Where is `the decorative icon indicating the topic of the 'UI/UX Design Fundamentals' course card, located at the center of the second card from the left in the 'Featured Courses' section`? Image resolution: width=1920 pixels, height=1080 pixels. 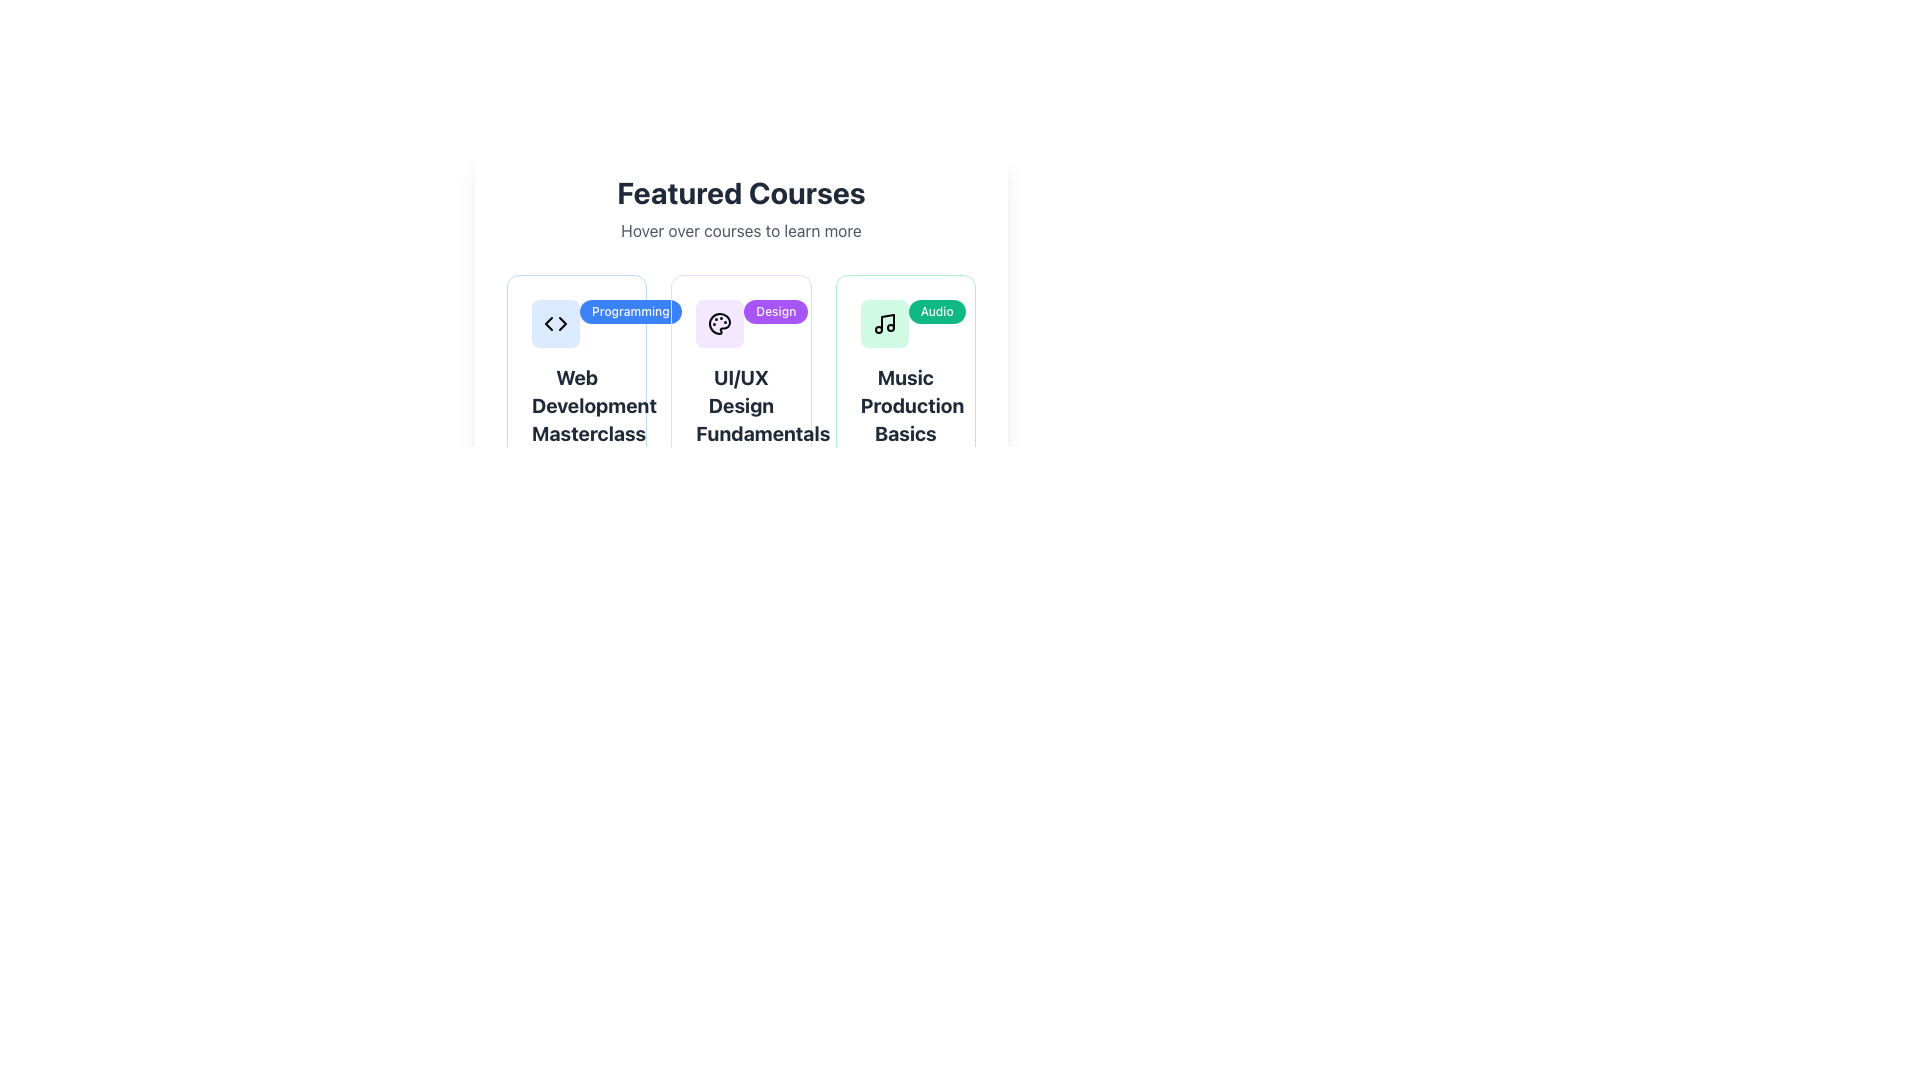 the decorative icon indicating the topic of the 'UI/UX Design Fundamentals' course card, located at the center of the second card from the left in the 'Featured Courses' section is located at coordinates (720, 323).